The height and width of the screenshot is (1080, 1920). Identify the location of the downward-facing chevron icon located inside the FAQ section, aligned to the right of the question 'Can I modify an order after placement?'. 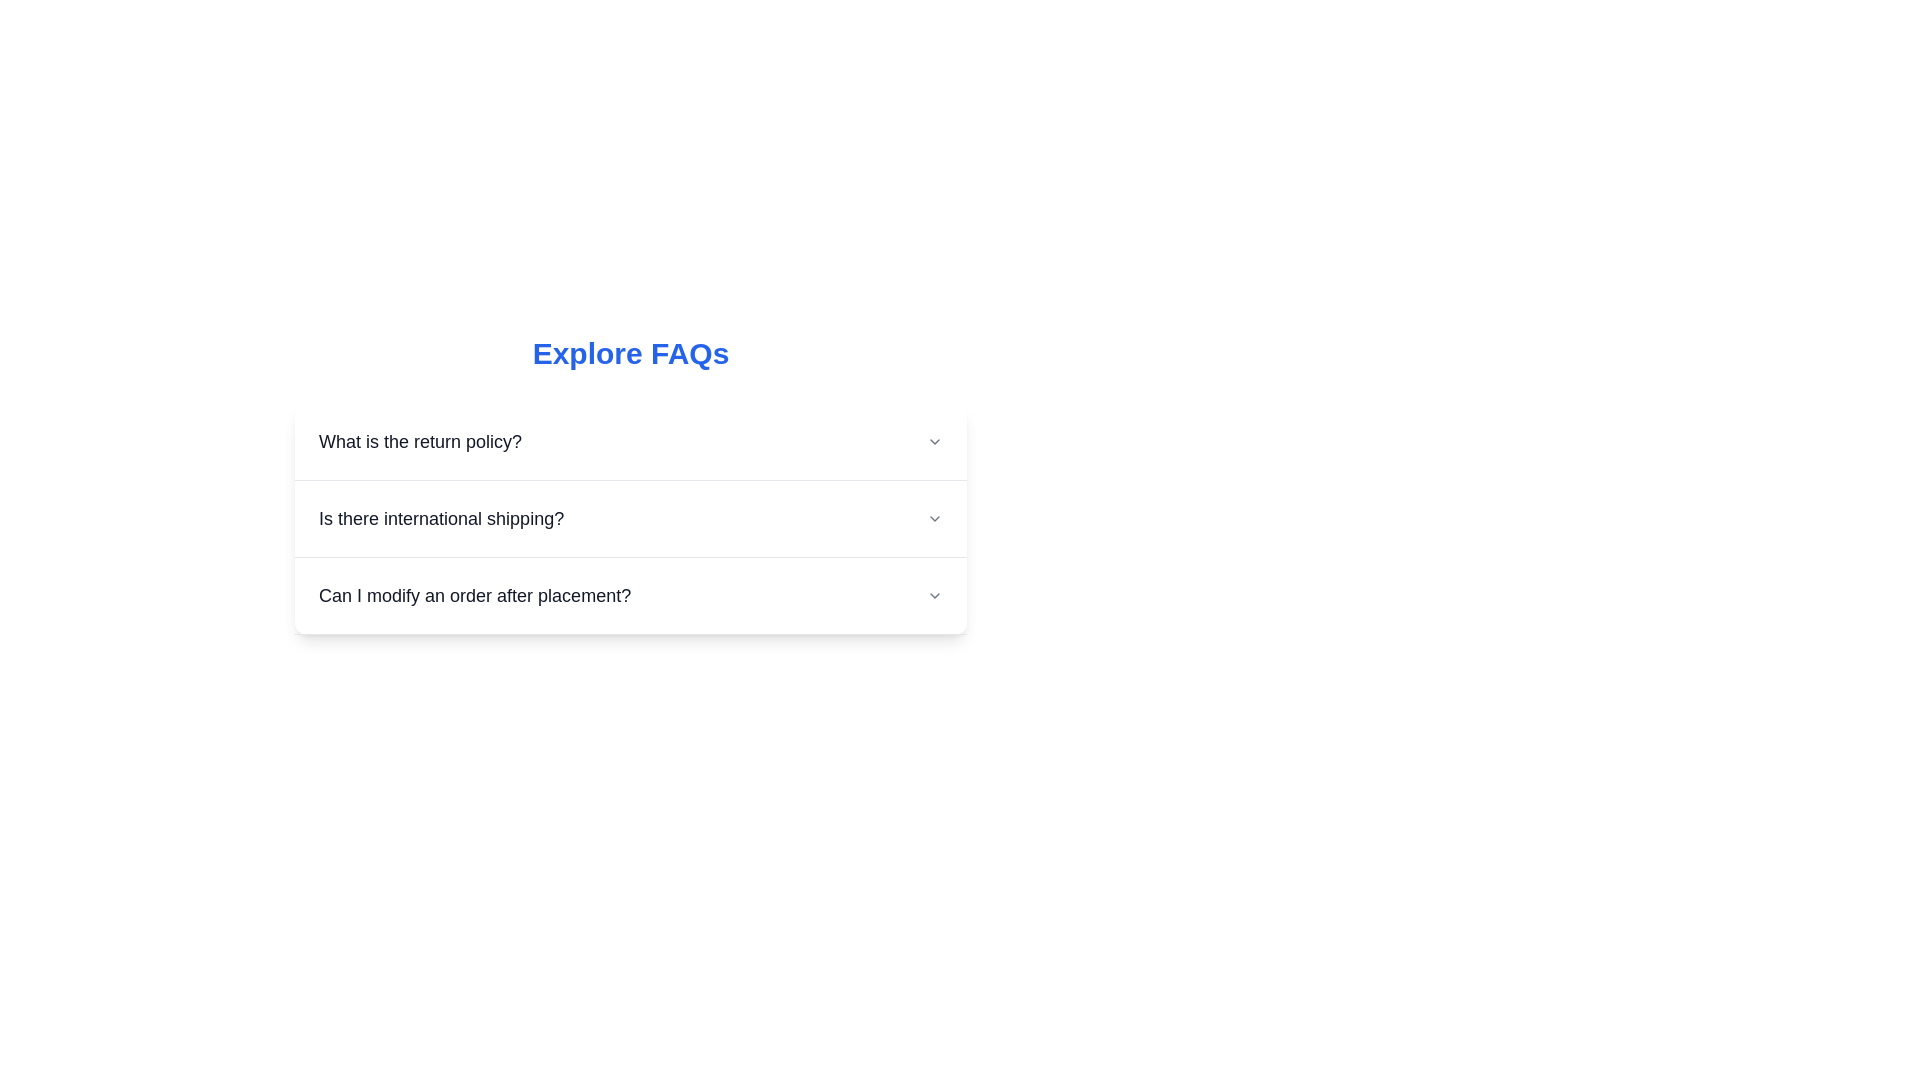
(934, 595).